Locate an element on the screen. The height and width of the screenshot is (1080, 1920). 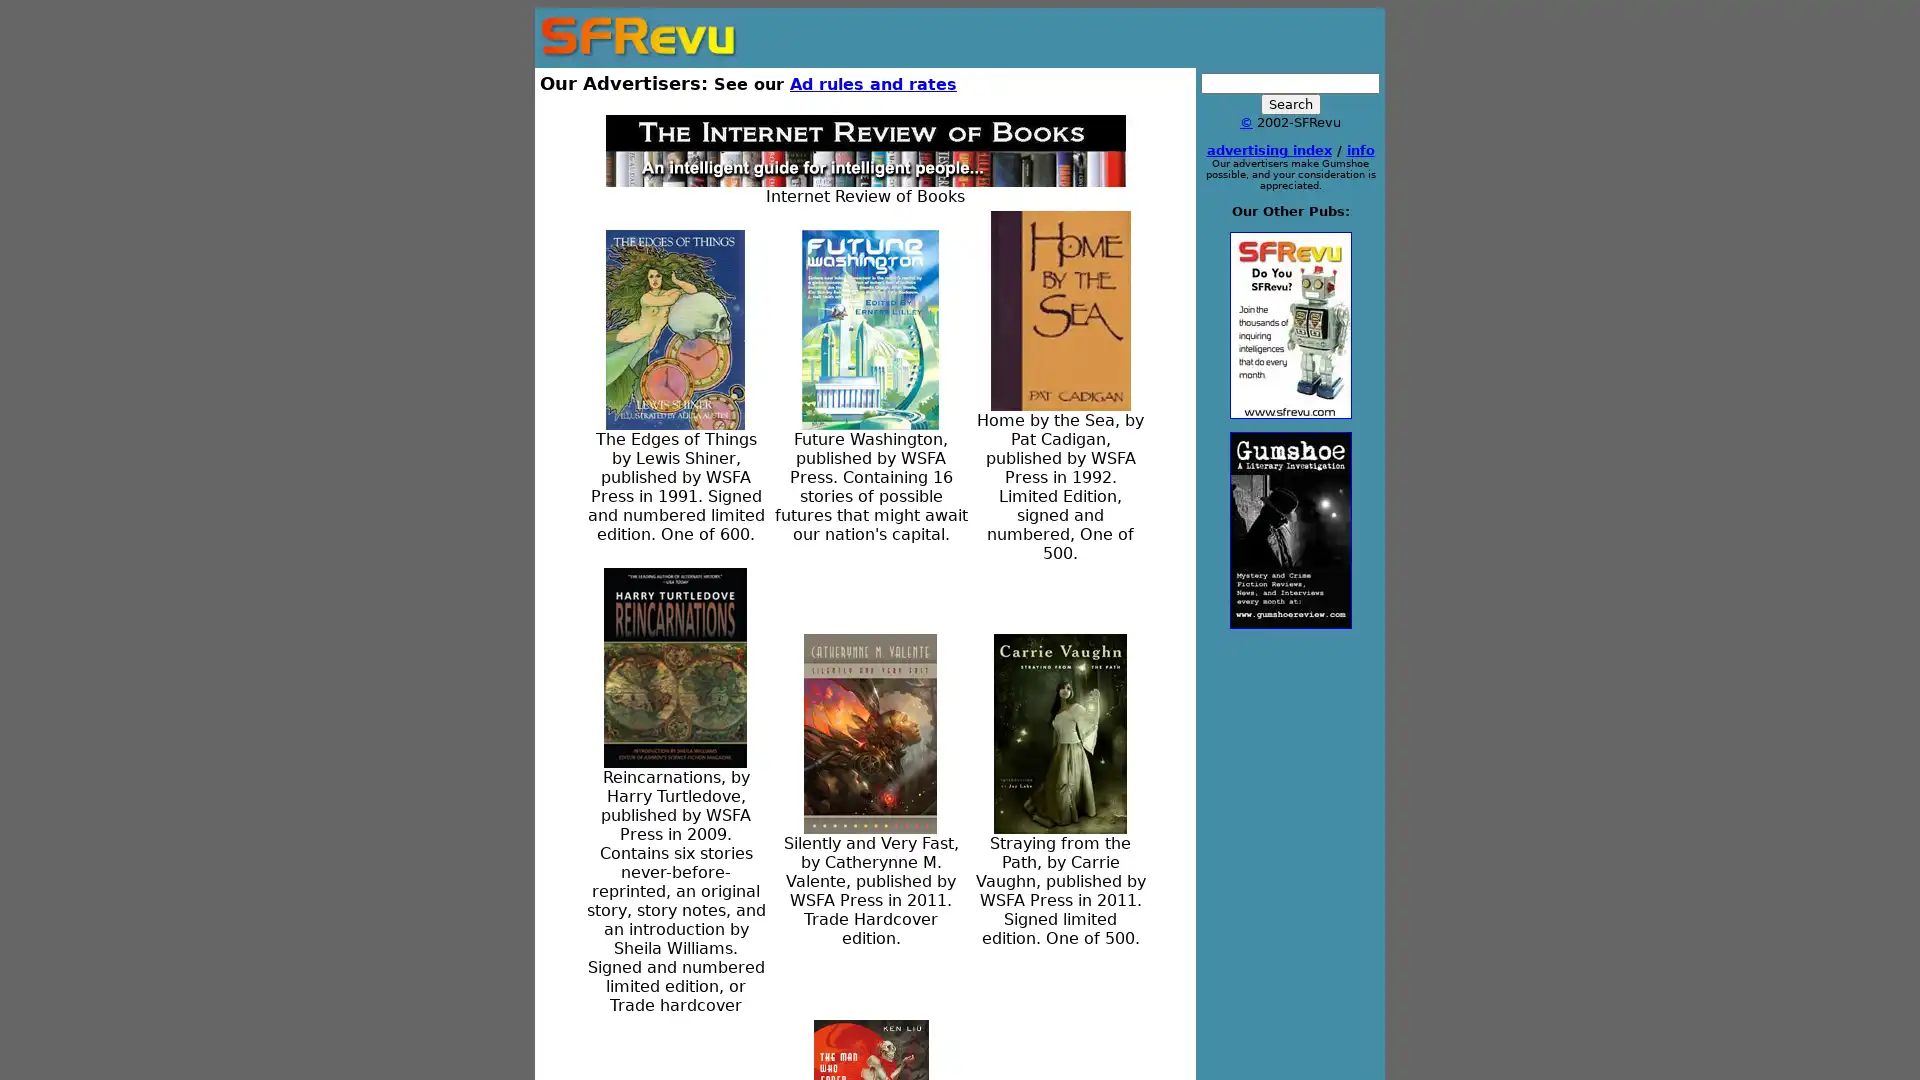
Search is located at coordinates (1290, 103).